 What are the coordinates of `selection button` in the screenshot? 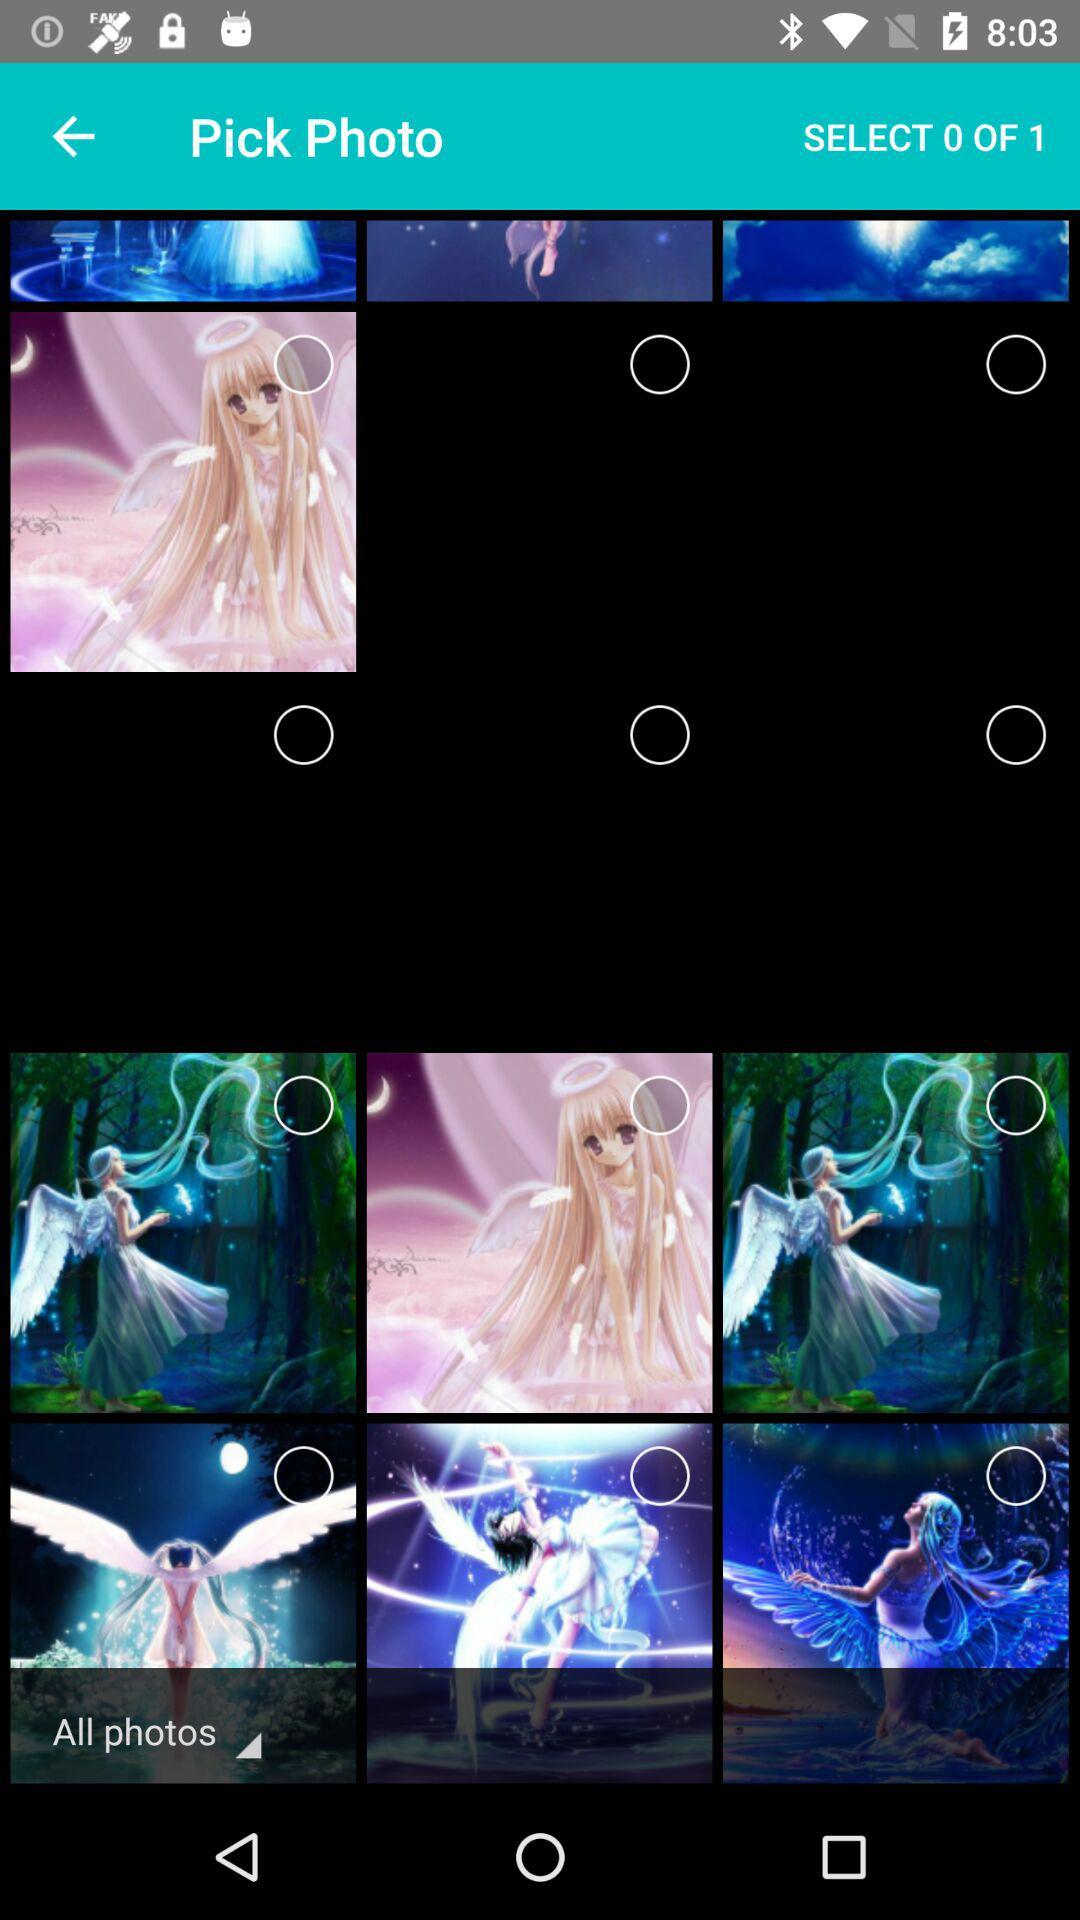 It's located at (1016, 1104).